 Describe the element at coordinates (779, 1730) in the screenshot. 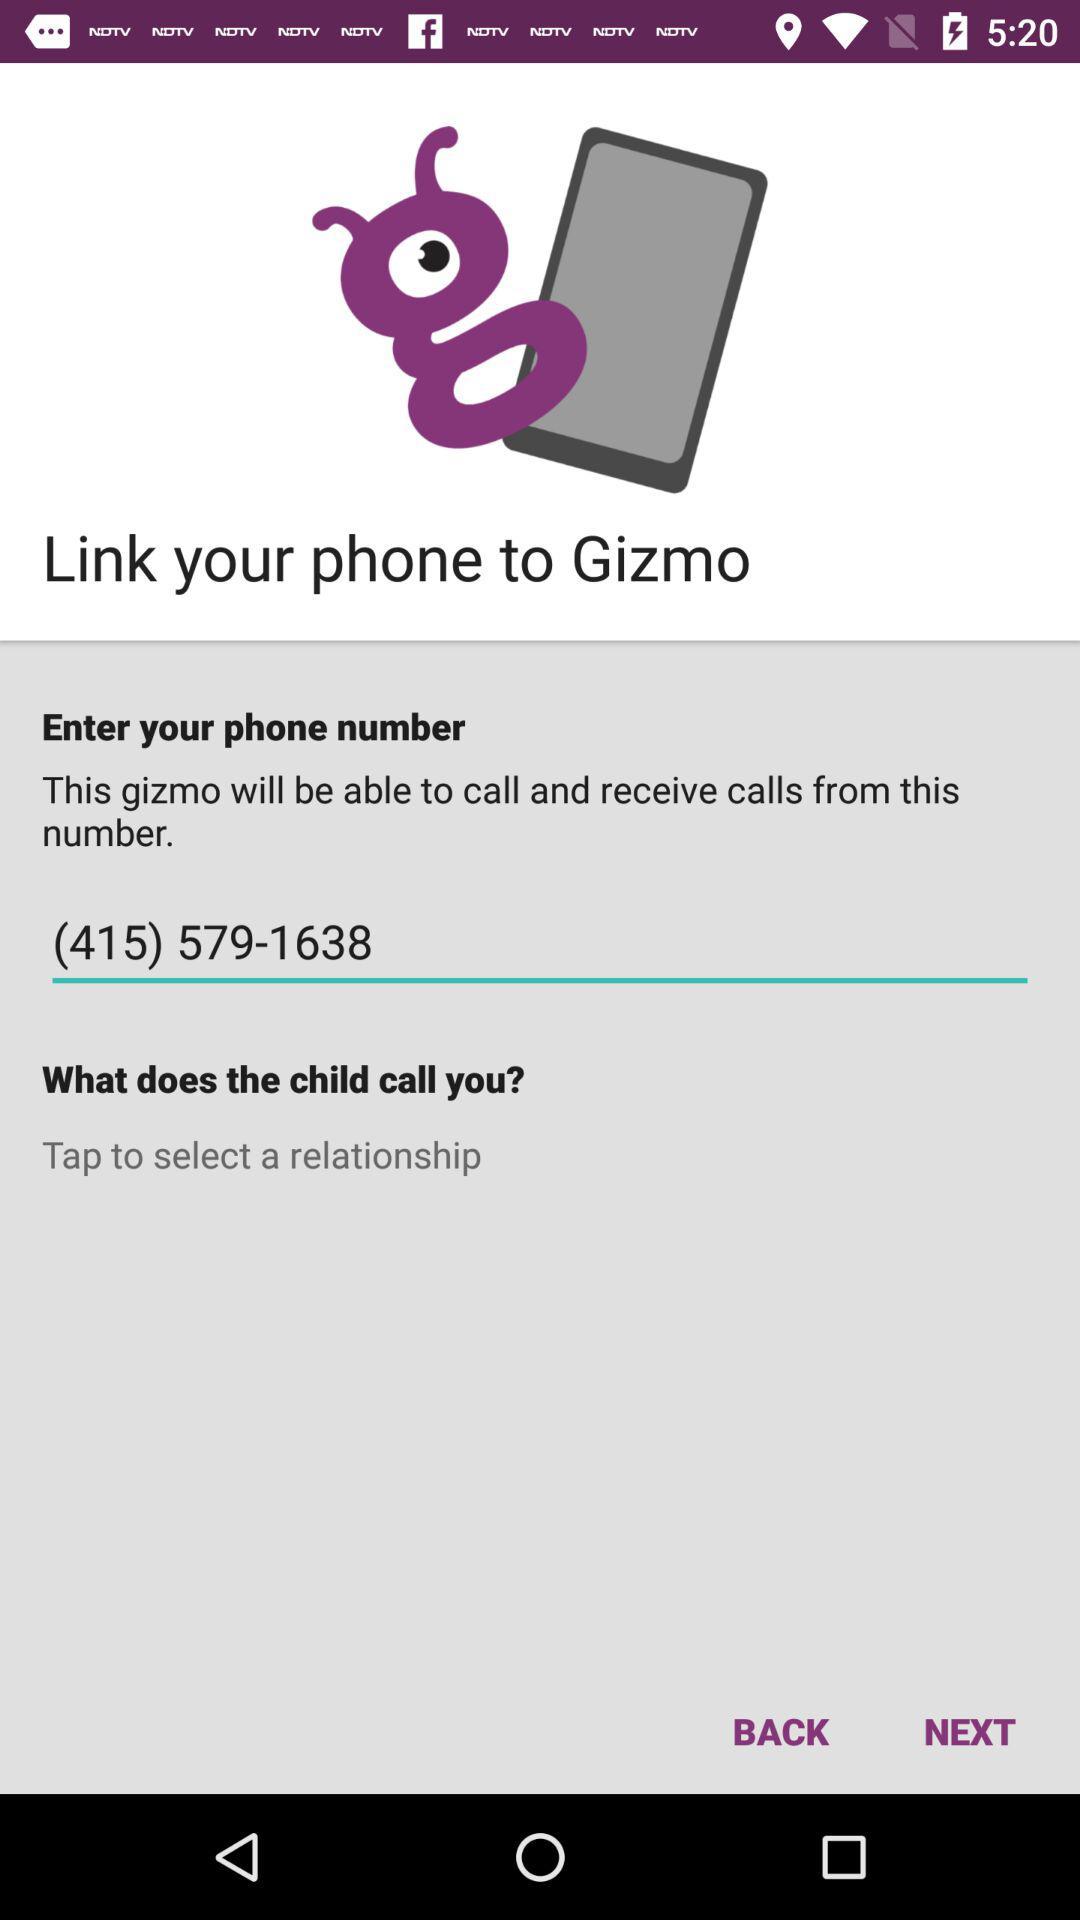

I see `the item below tap to select icon` at that location.